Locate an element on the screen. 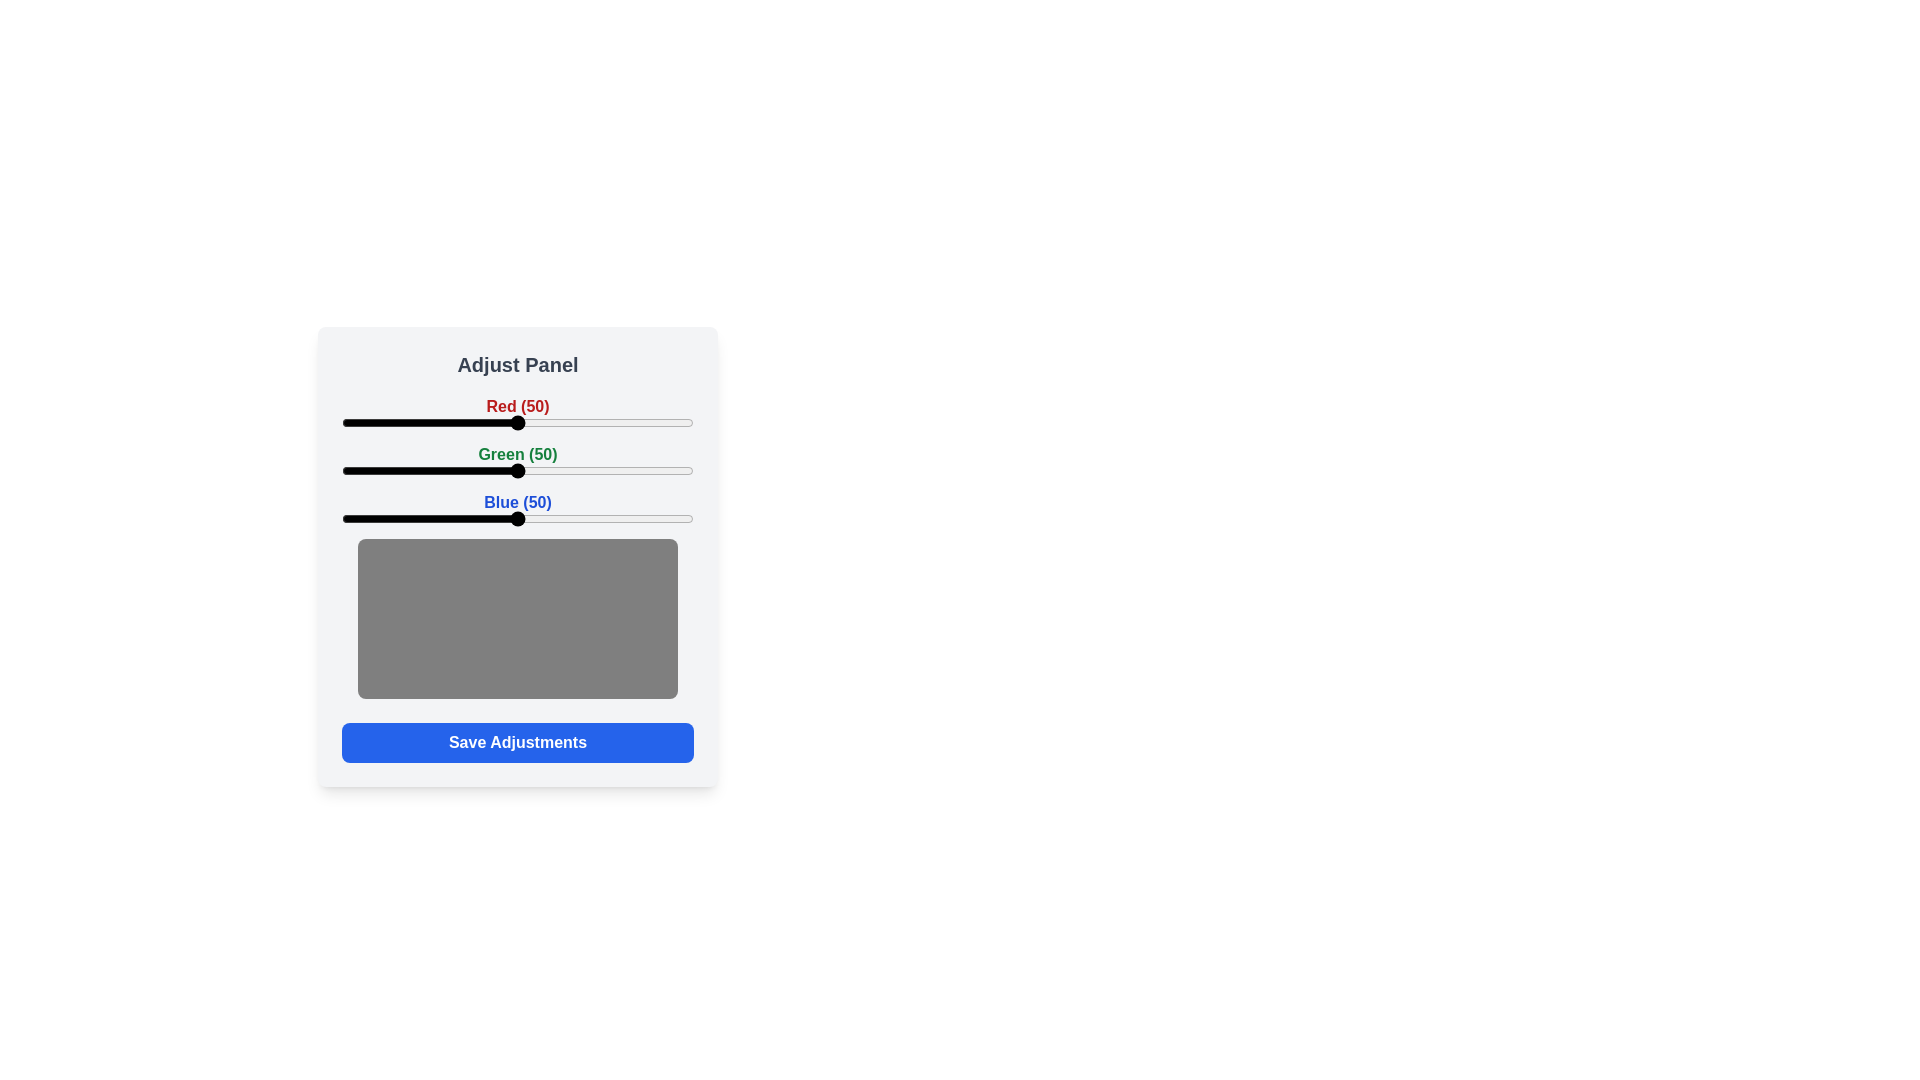  the blue slider to 99 percent is located at coordinates (690, 518).